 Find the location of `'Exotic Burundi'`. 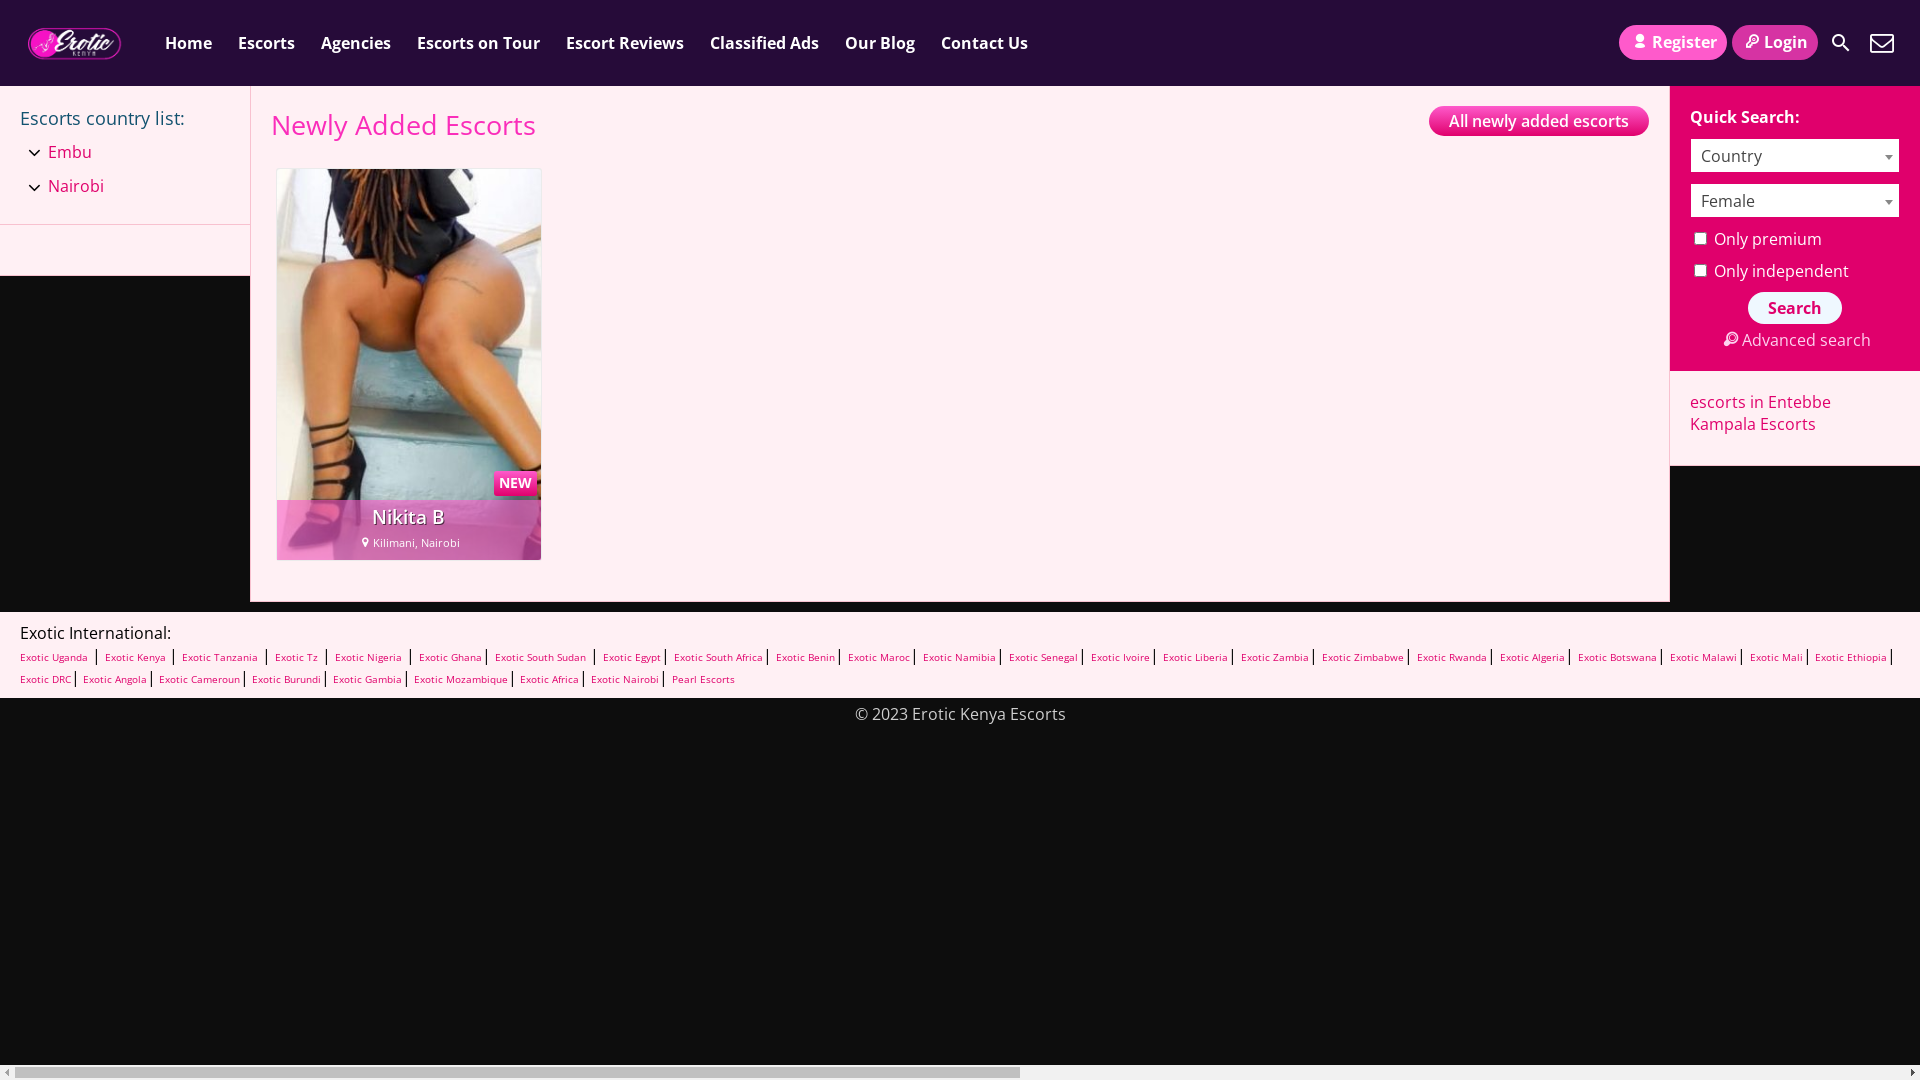

'Exotic Burundi' is located at coordinates (283, 677).